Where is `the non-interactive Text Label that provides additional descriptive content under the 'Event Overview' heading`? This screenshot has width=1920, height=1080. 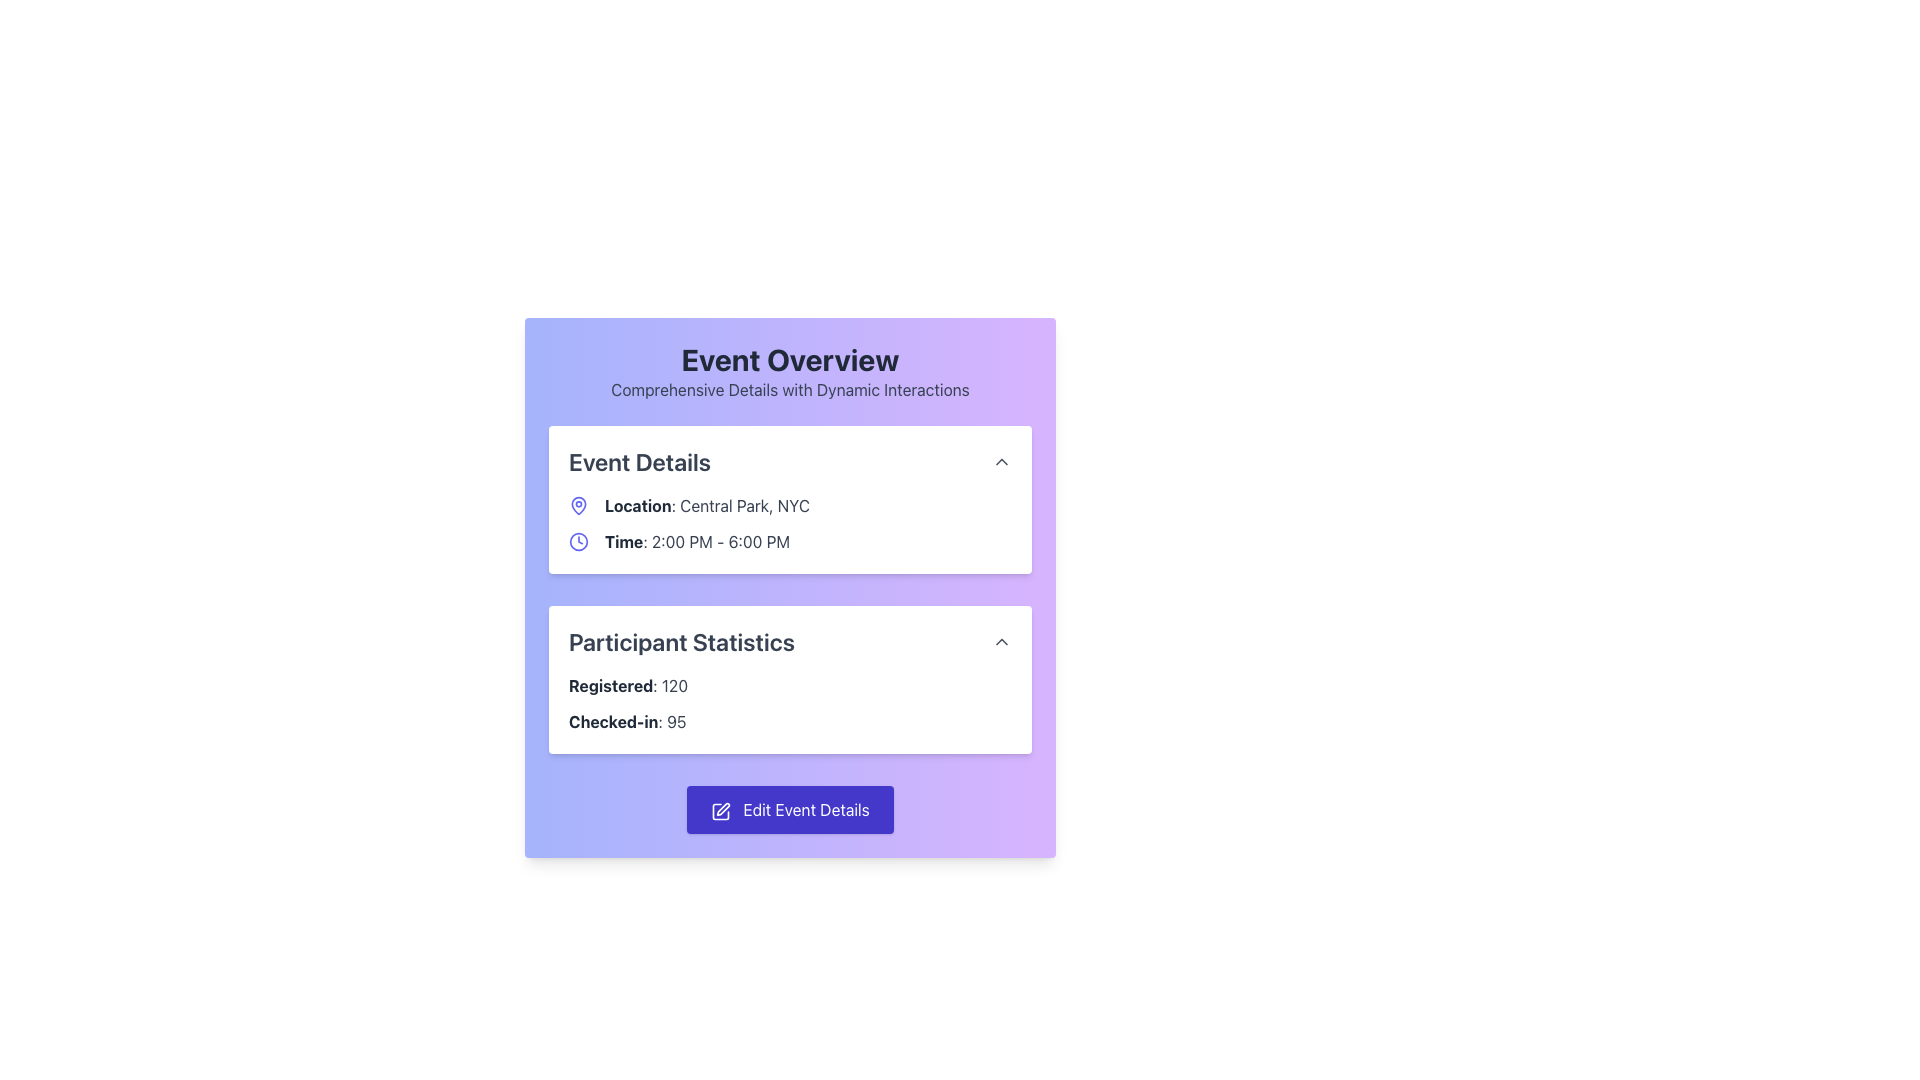 the non-interactive Text Label that provides additional descriptive content under the 'Event Overview' heading is located at coordinates (789, 389).